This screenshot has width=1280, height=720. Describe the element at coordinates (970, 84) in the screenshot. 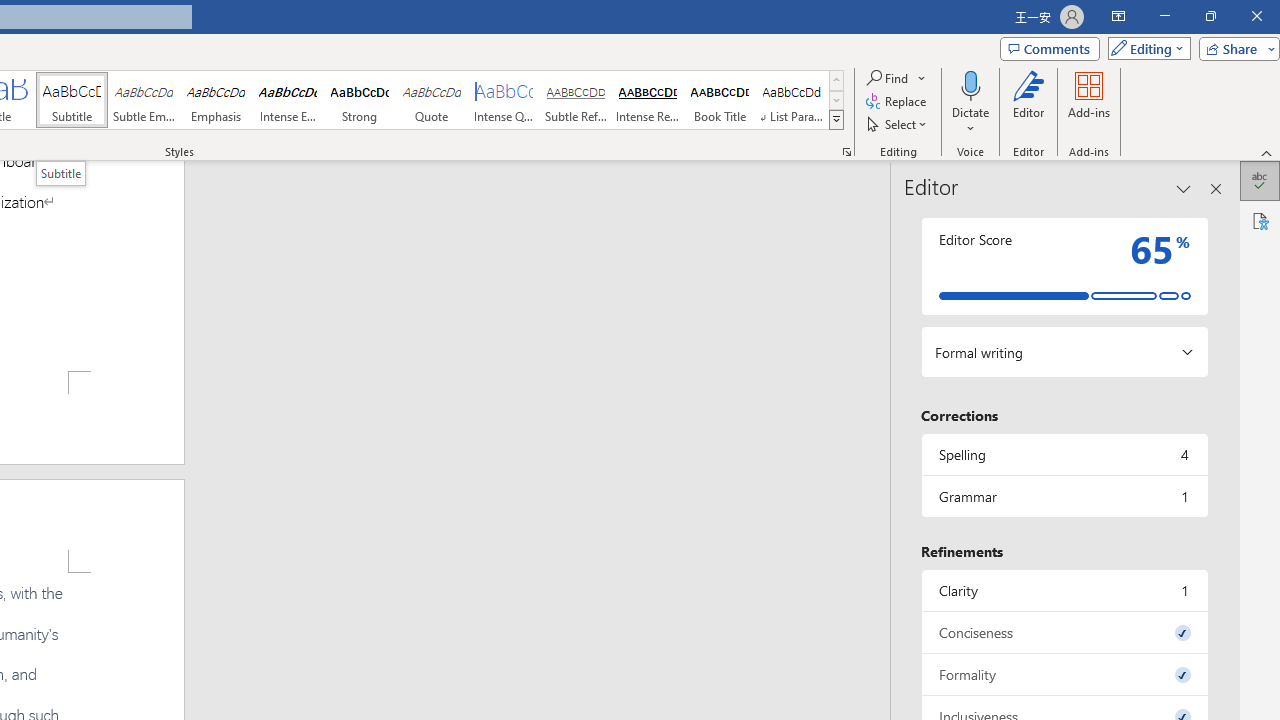

I see `'Dictate'` at that location.